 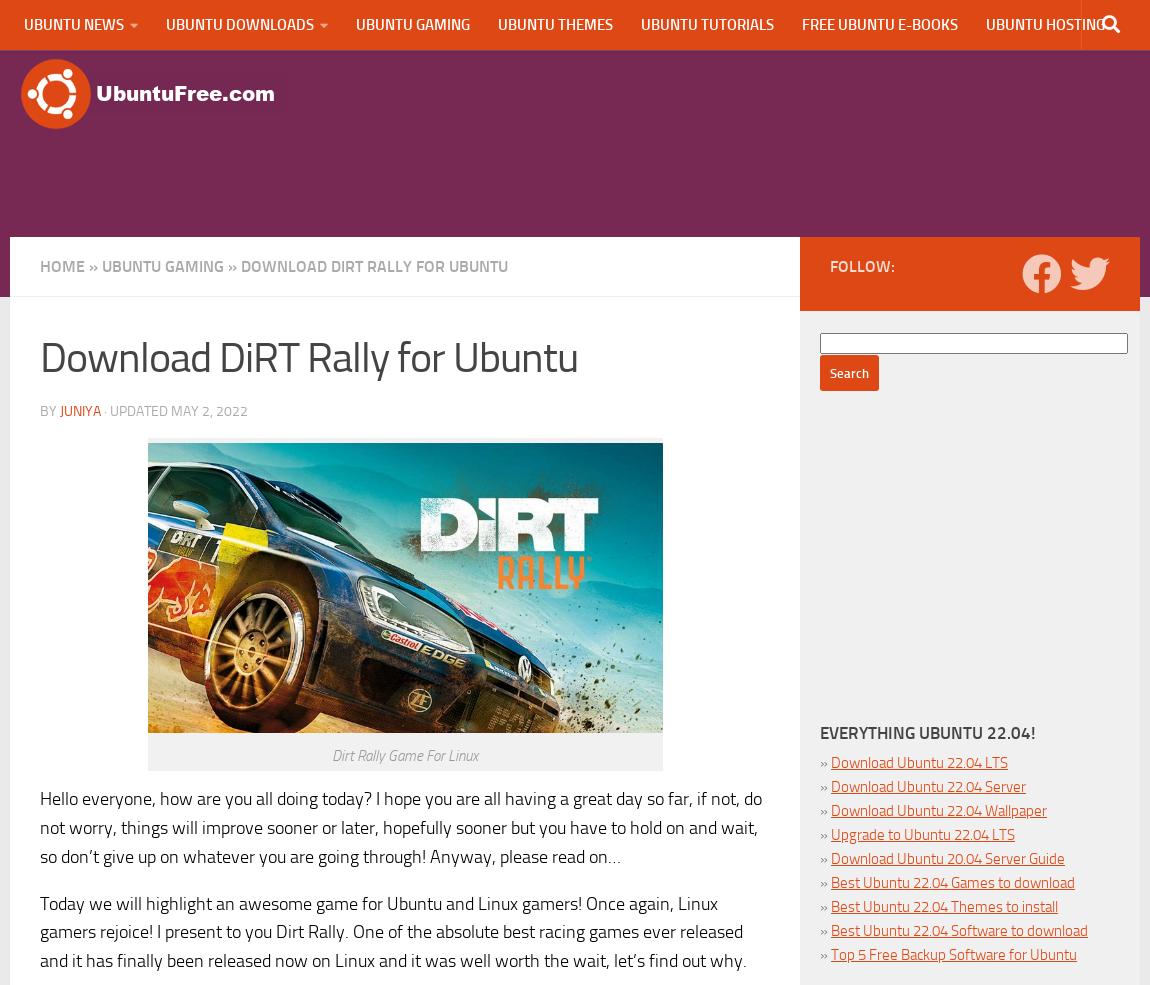 I want to click on 'Download Ubuntu 22.04 Wallpaper', so click(x=829, y=810).